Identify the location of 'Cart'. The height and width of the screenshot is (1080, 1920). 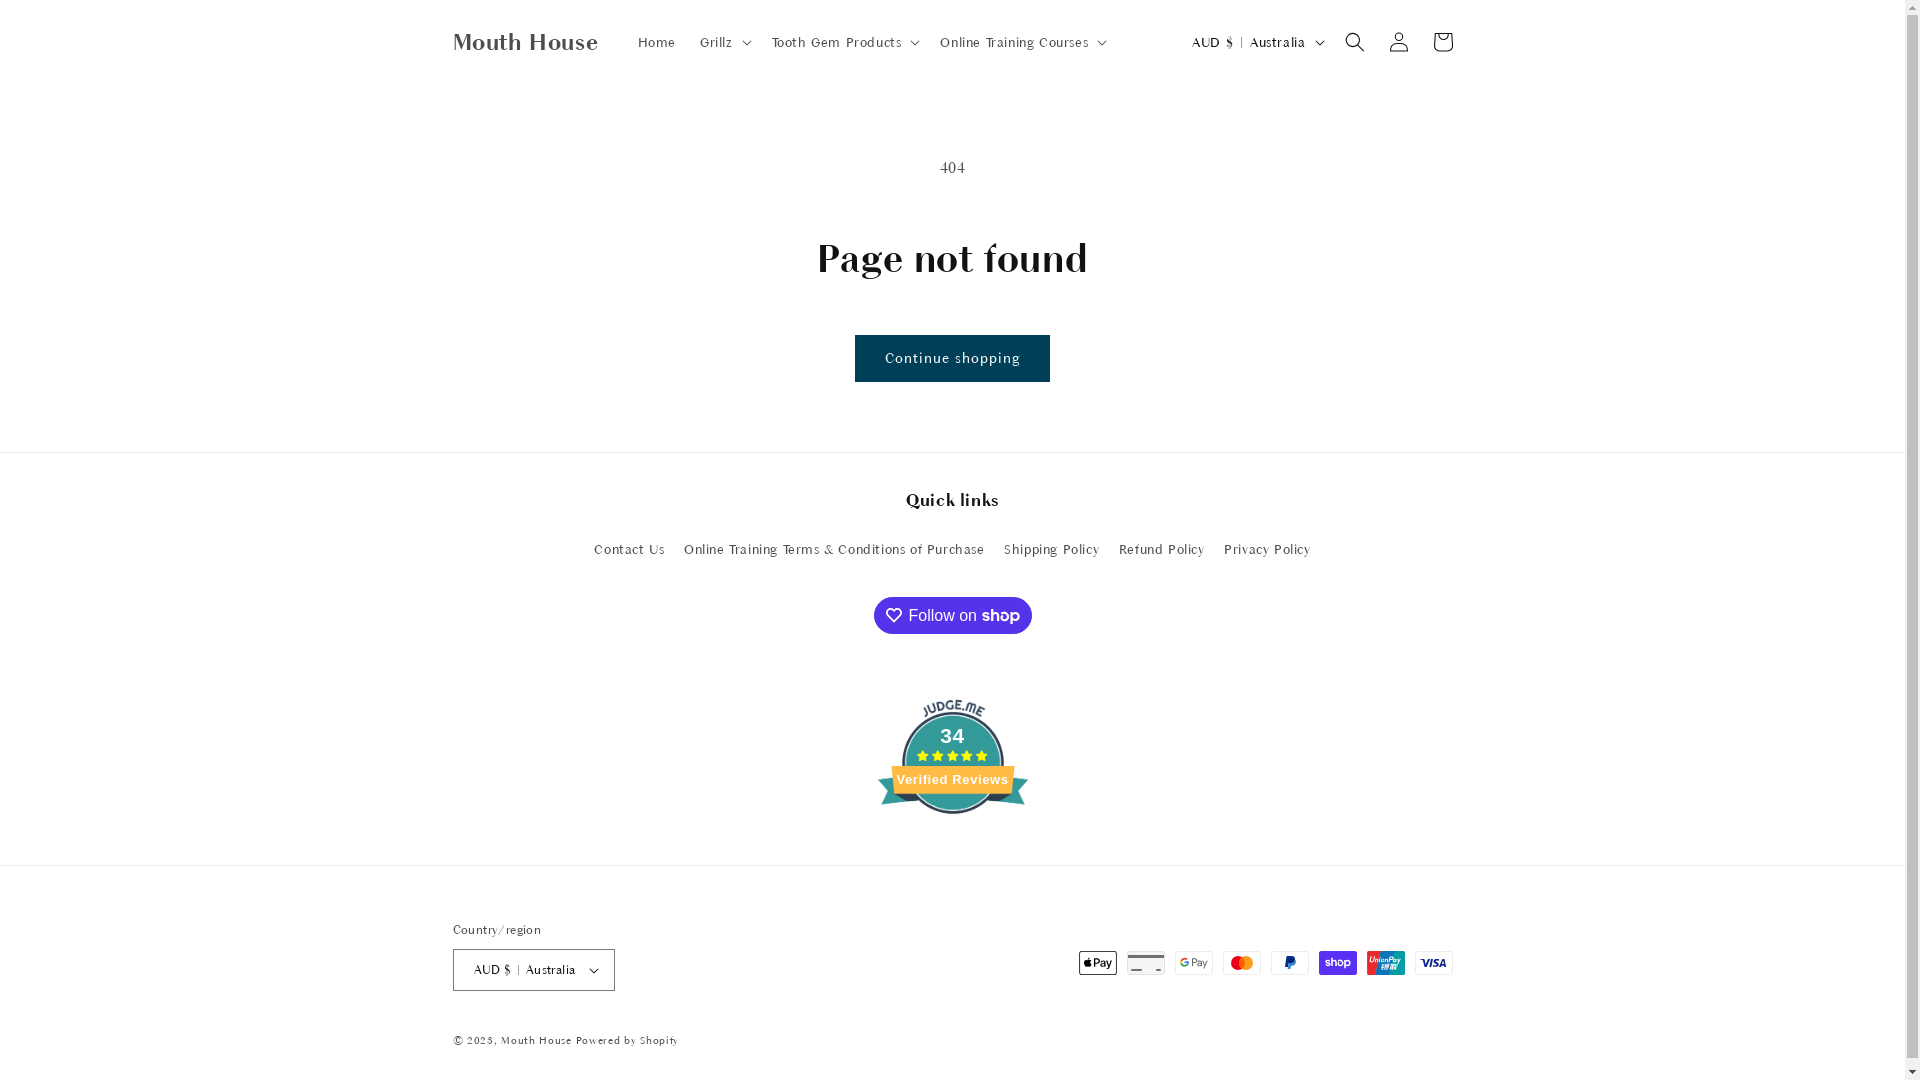
(1441, 42).